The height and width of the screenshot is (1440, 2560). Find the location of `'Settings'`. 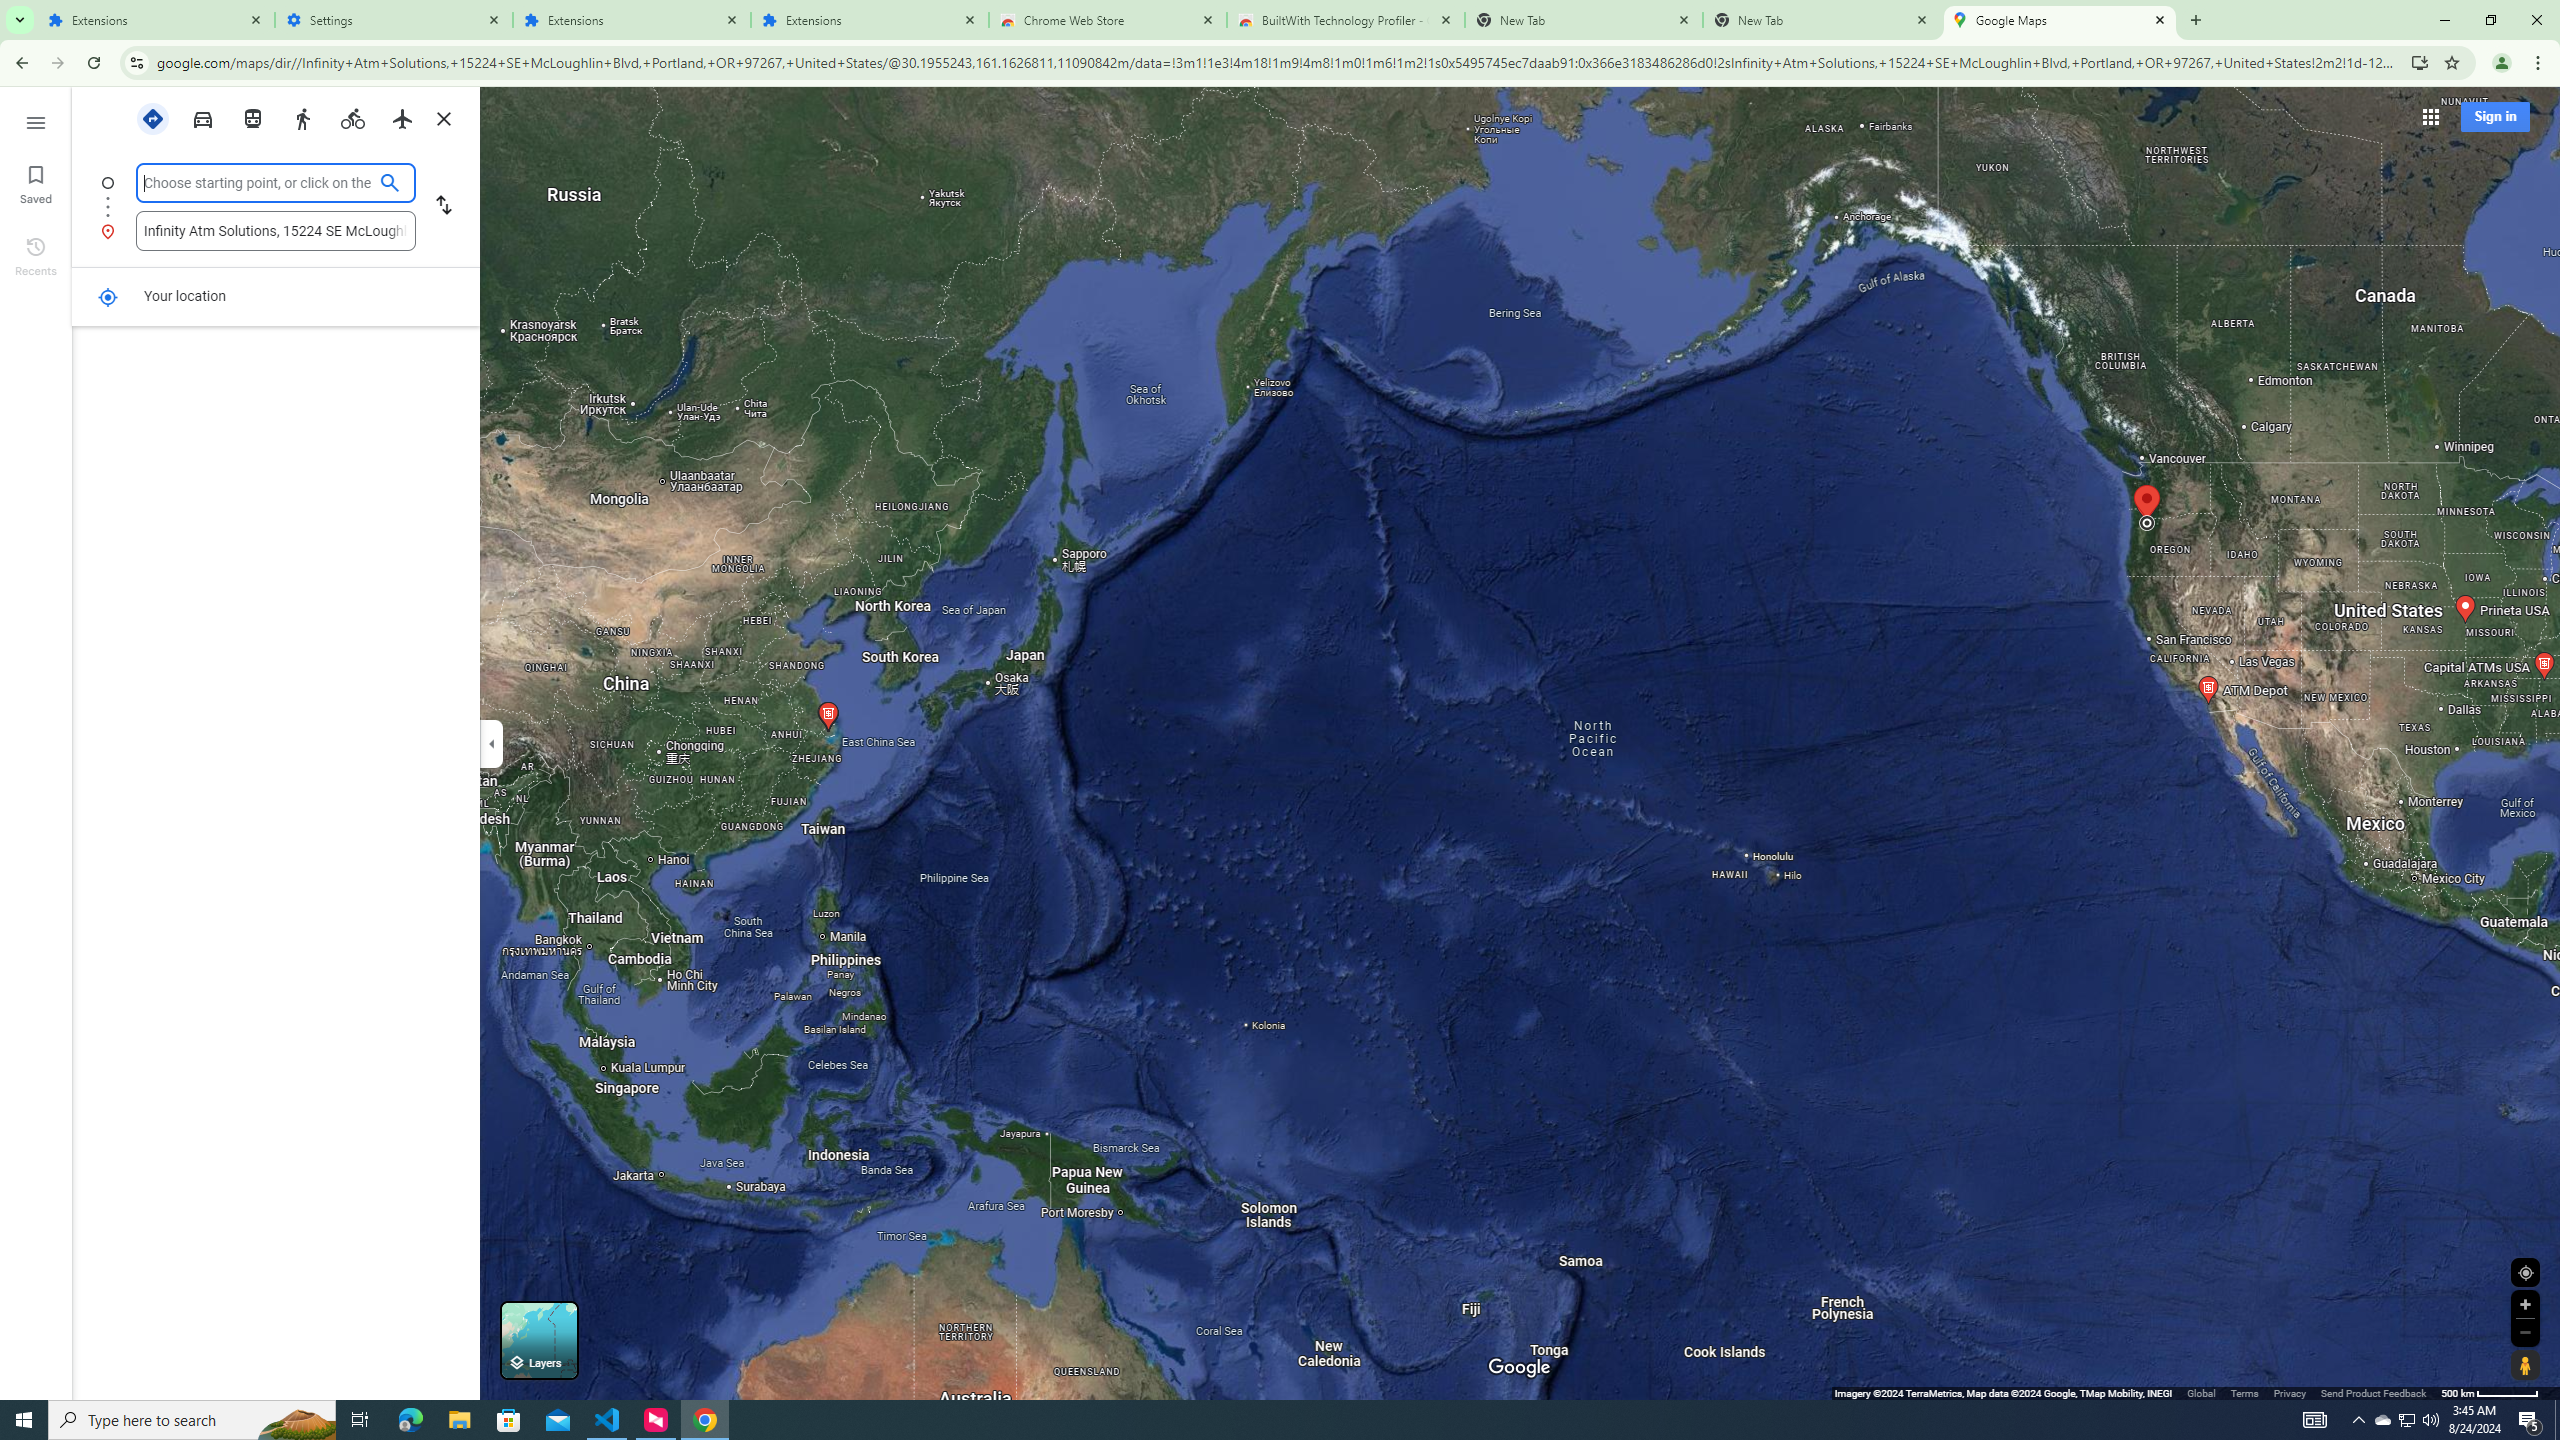

'Settings' is located at coordinates (394, 19).